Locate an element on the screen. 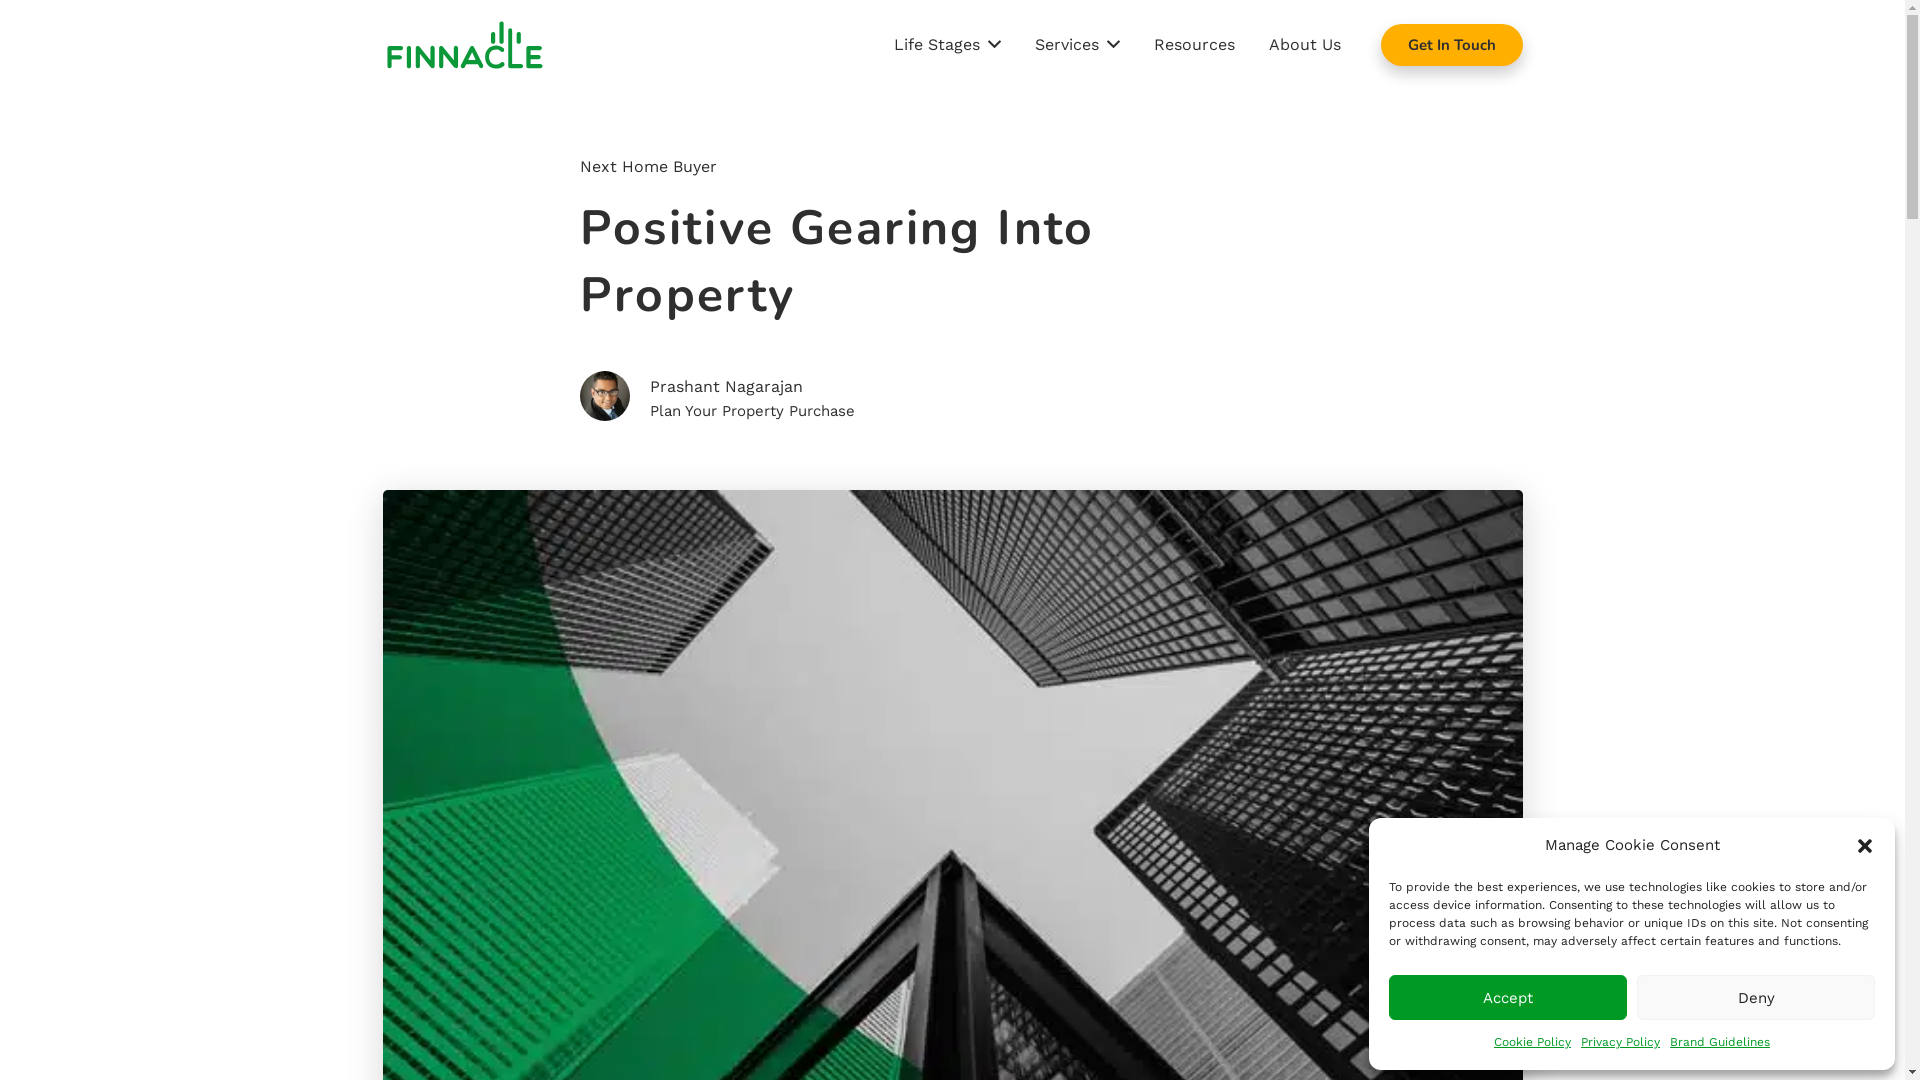 This screenshot has height=1080, width=1920. 'Deny' is located at coordinates (1755, 997).